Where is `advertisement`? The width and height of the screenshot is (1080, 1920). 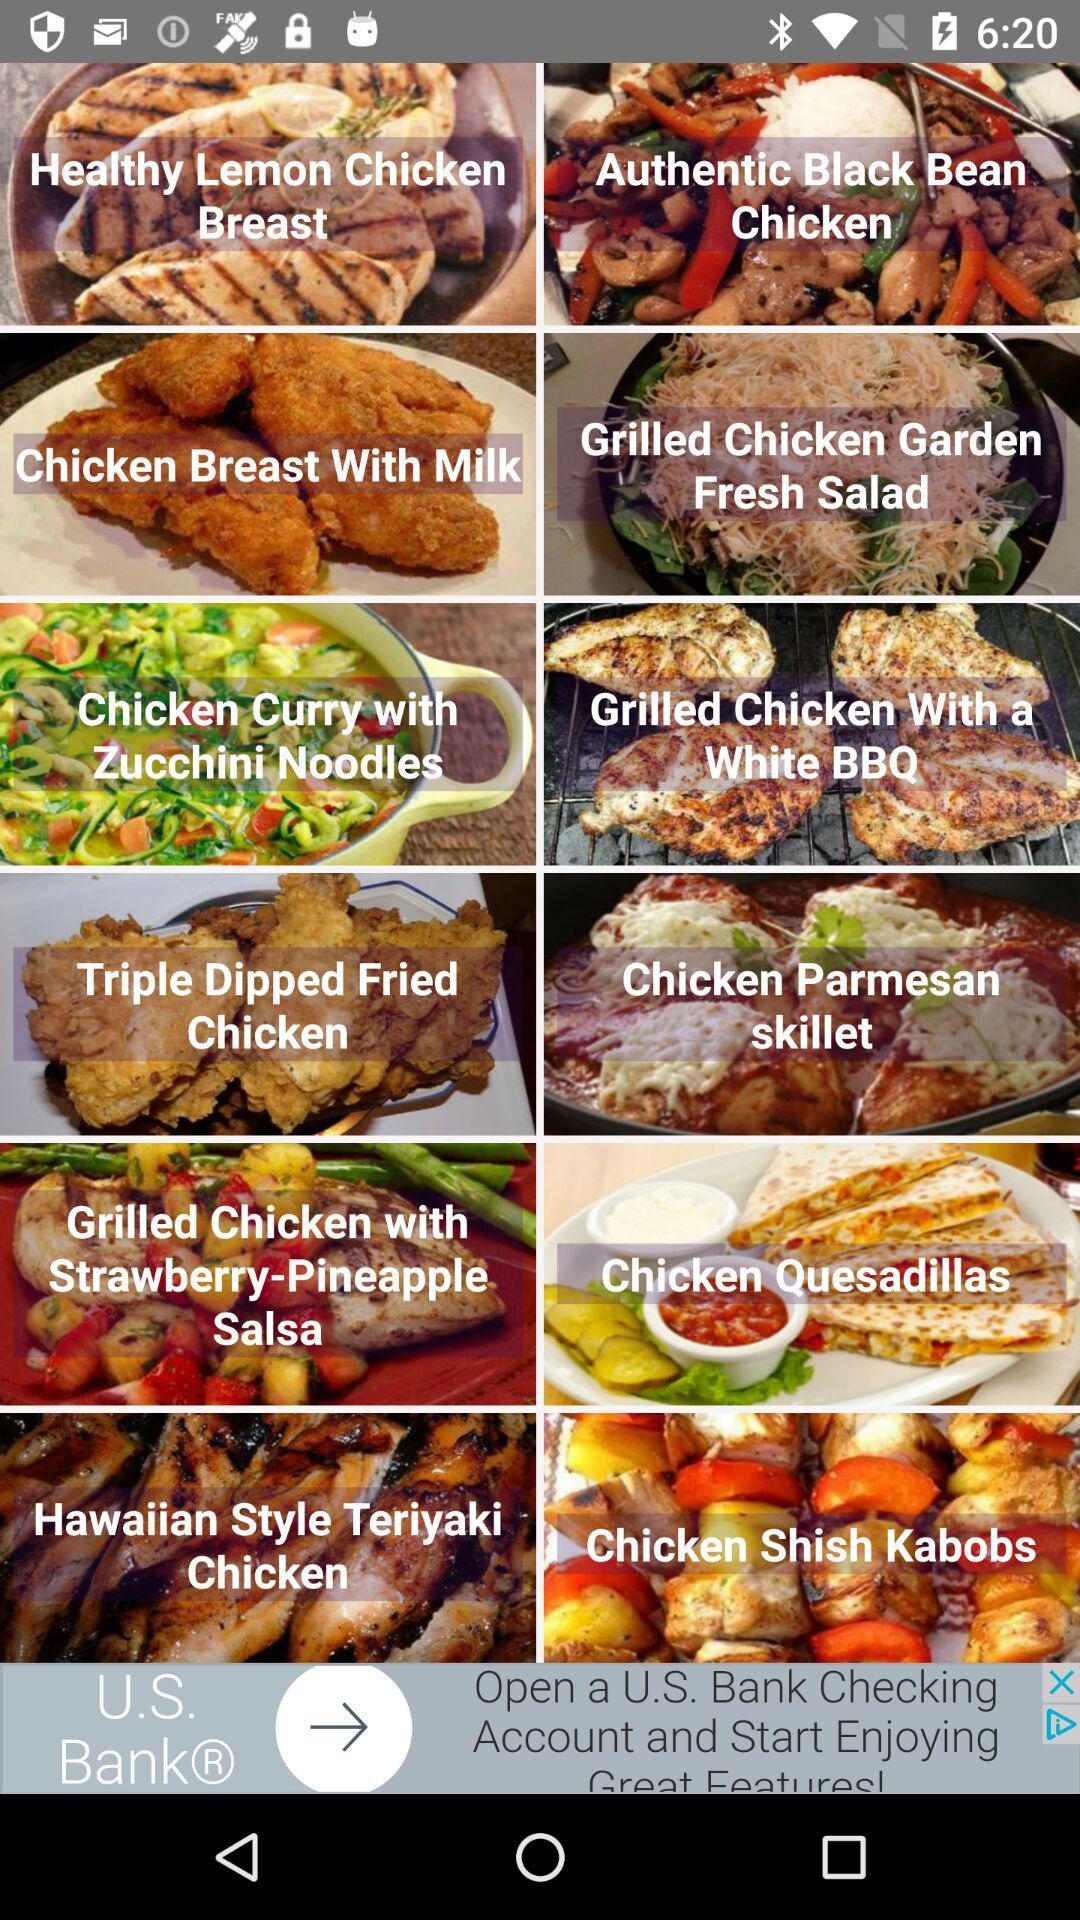 advertisement is located at coordinates (540, 1727).